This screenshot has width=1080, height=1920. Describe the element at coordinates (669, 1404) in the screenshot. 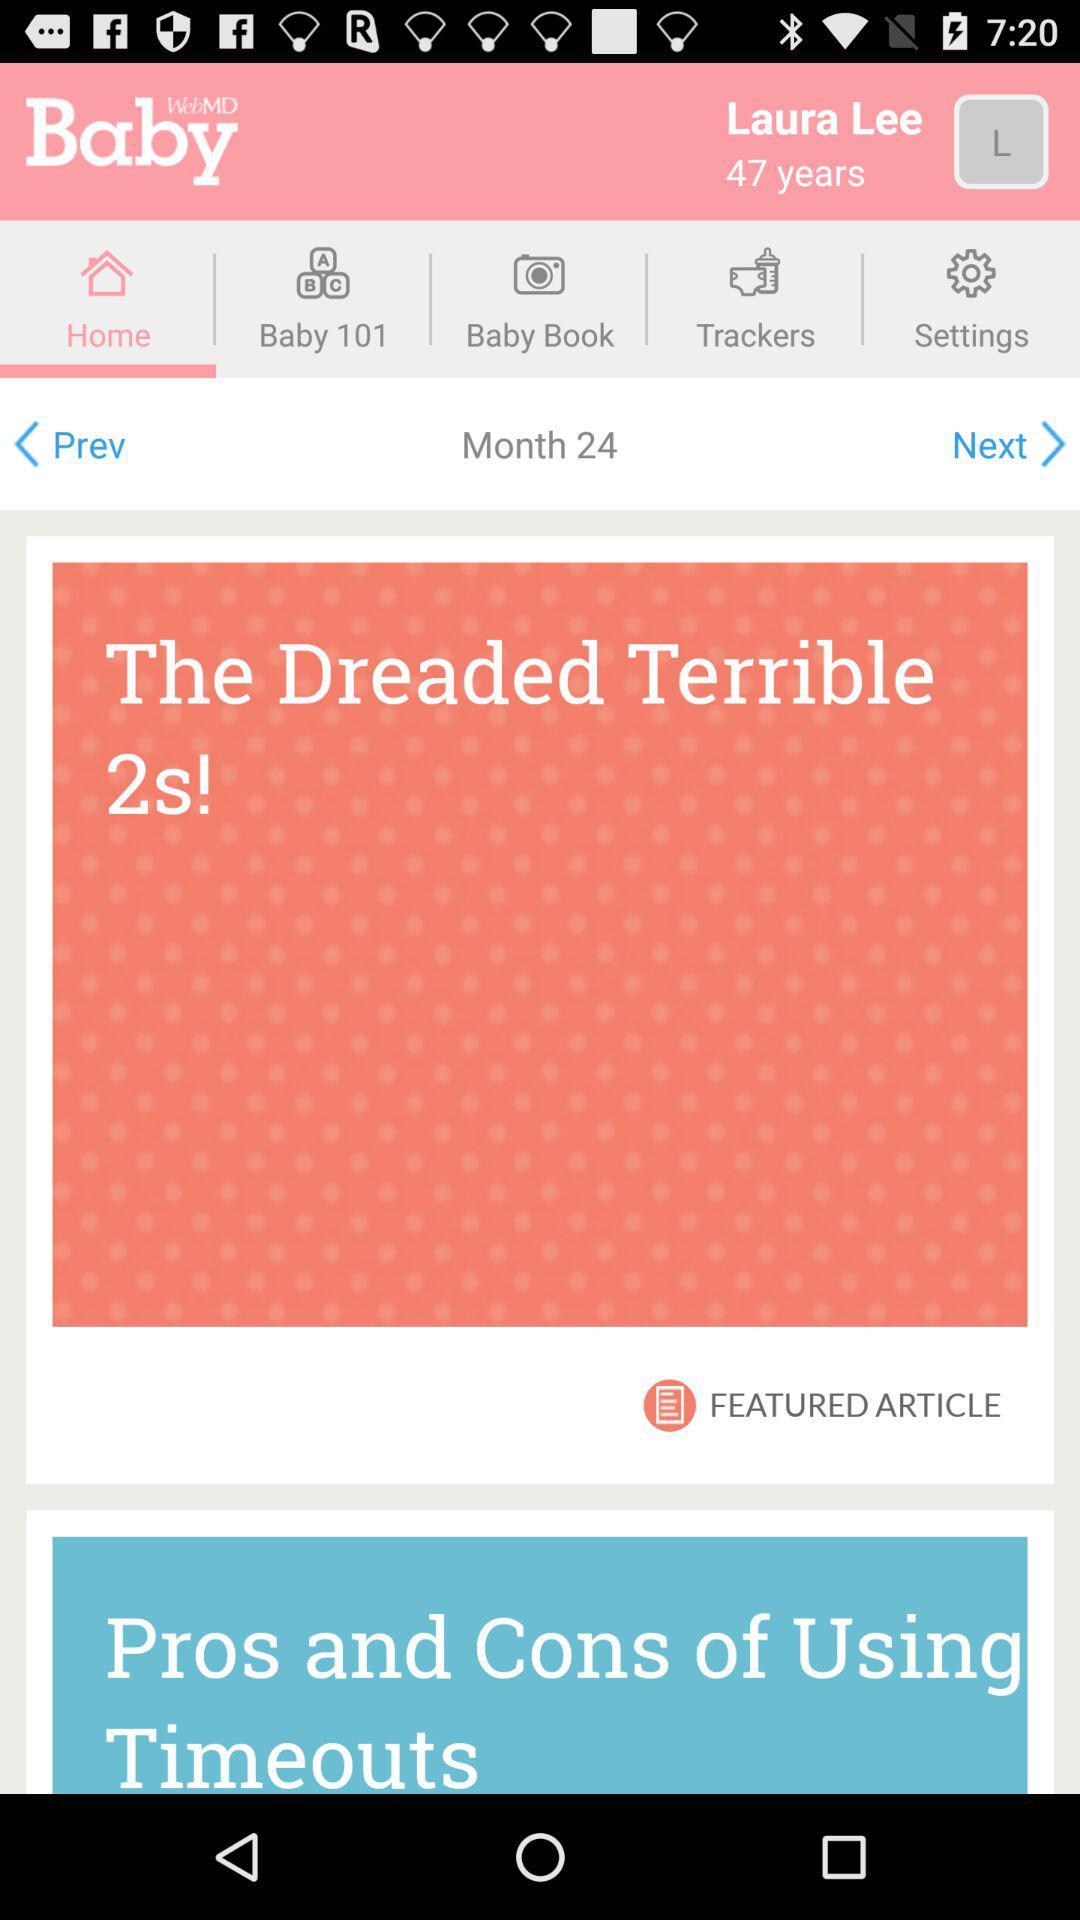

I see `icon above pros and cons item` at that location.